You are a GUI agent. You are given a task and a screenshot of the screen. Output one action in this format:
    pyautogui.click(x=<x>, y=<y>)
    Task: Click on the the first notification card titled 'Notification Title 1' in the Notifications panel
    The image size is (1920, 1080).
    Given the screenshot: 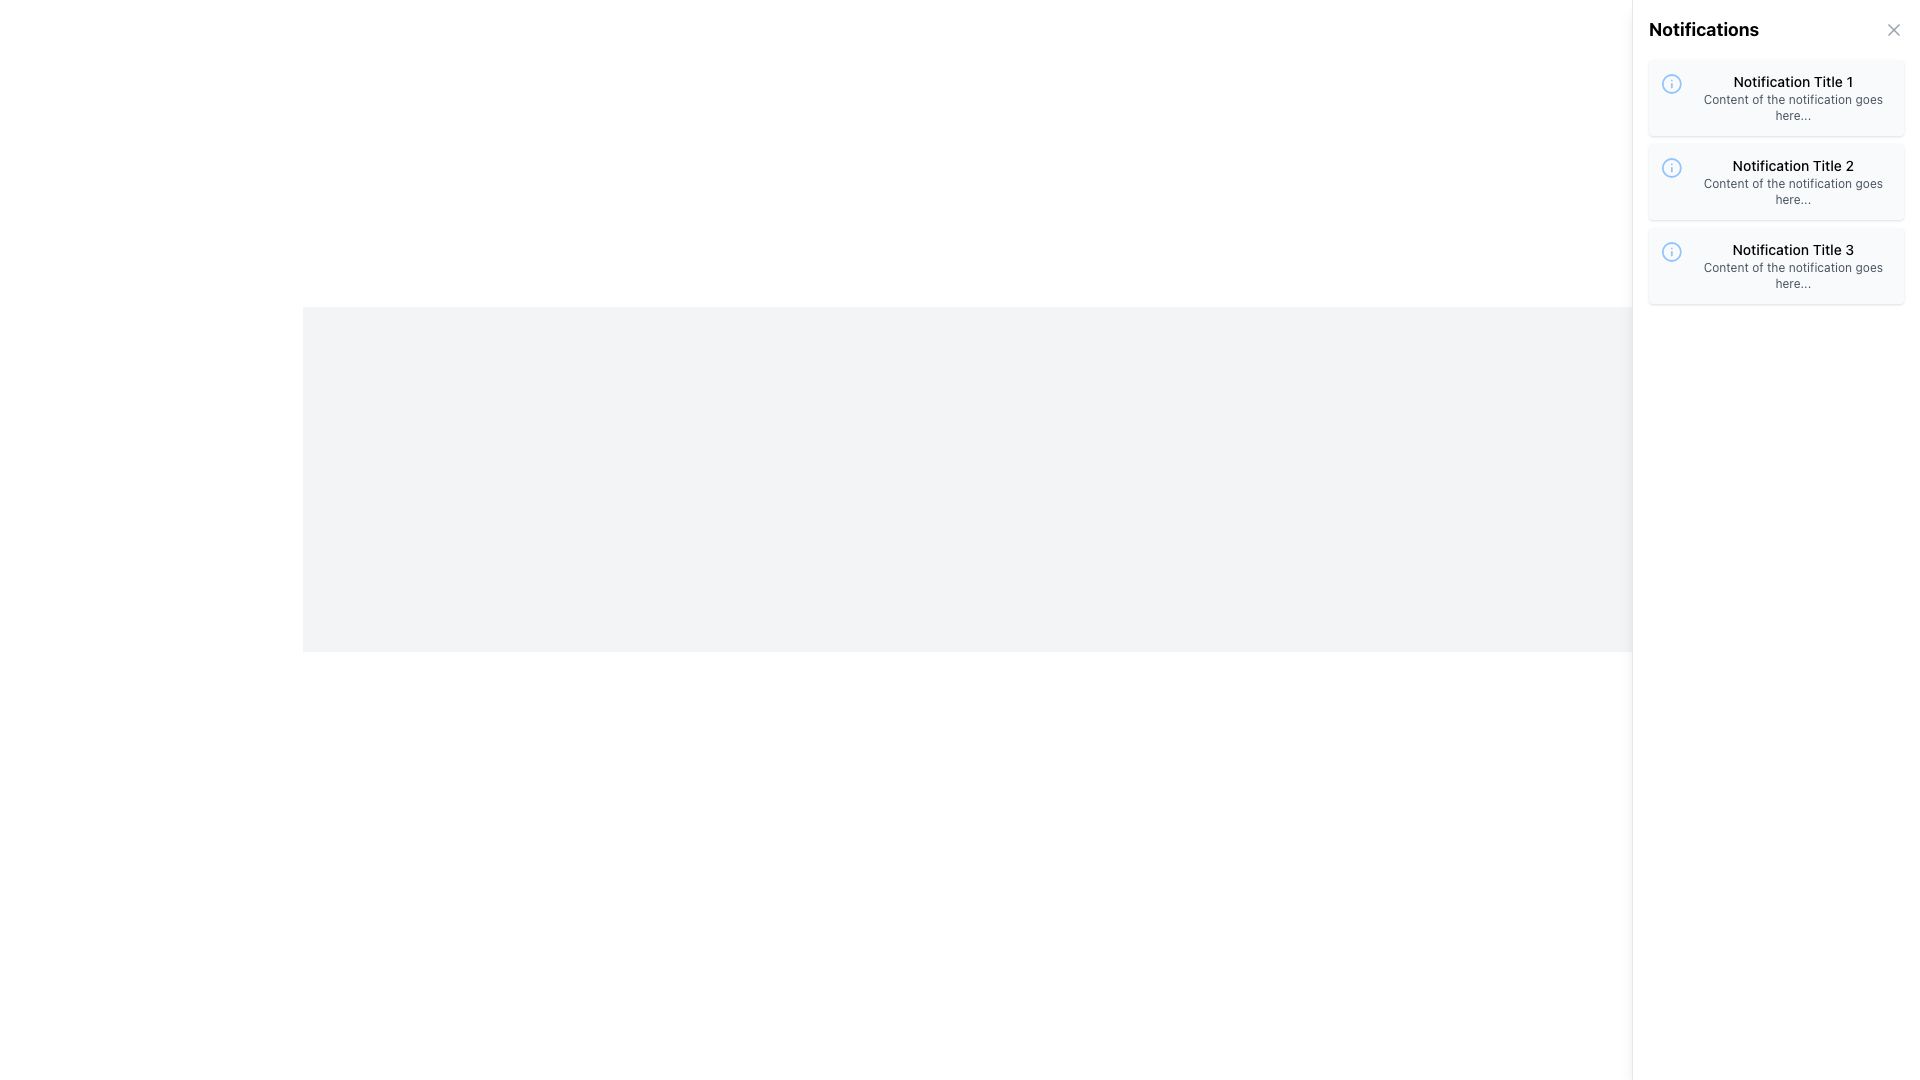 What is the action you would take?
    pyautogui.click(x=1776, y=97)
    